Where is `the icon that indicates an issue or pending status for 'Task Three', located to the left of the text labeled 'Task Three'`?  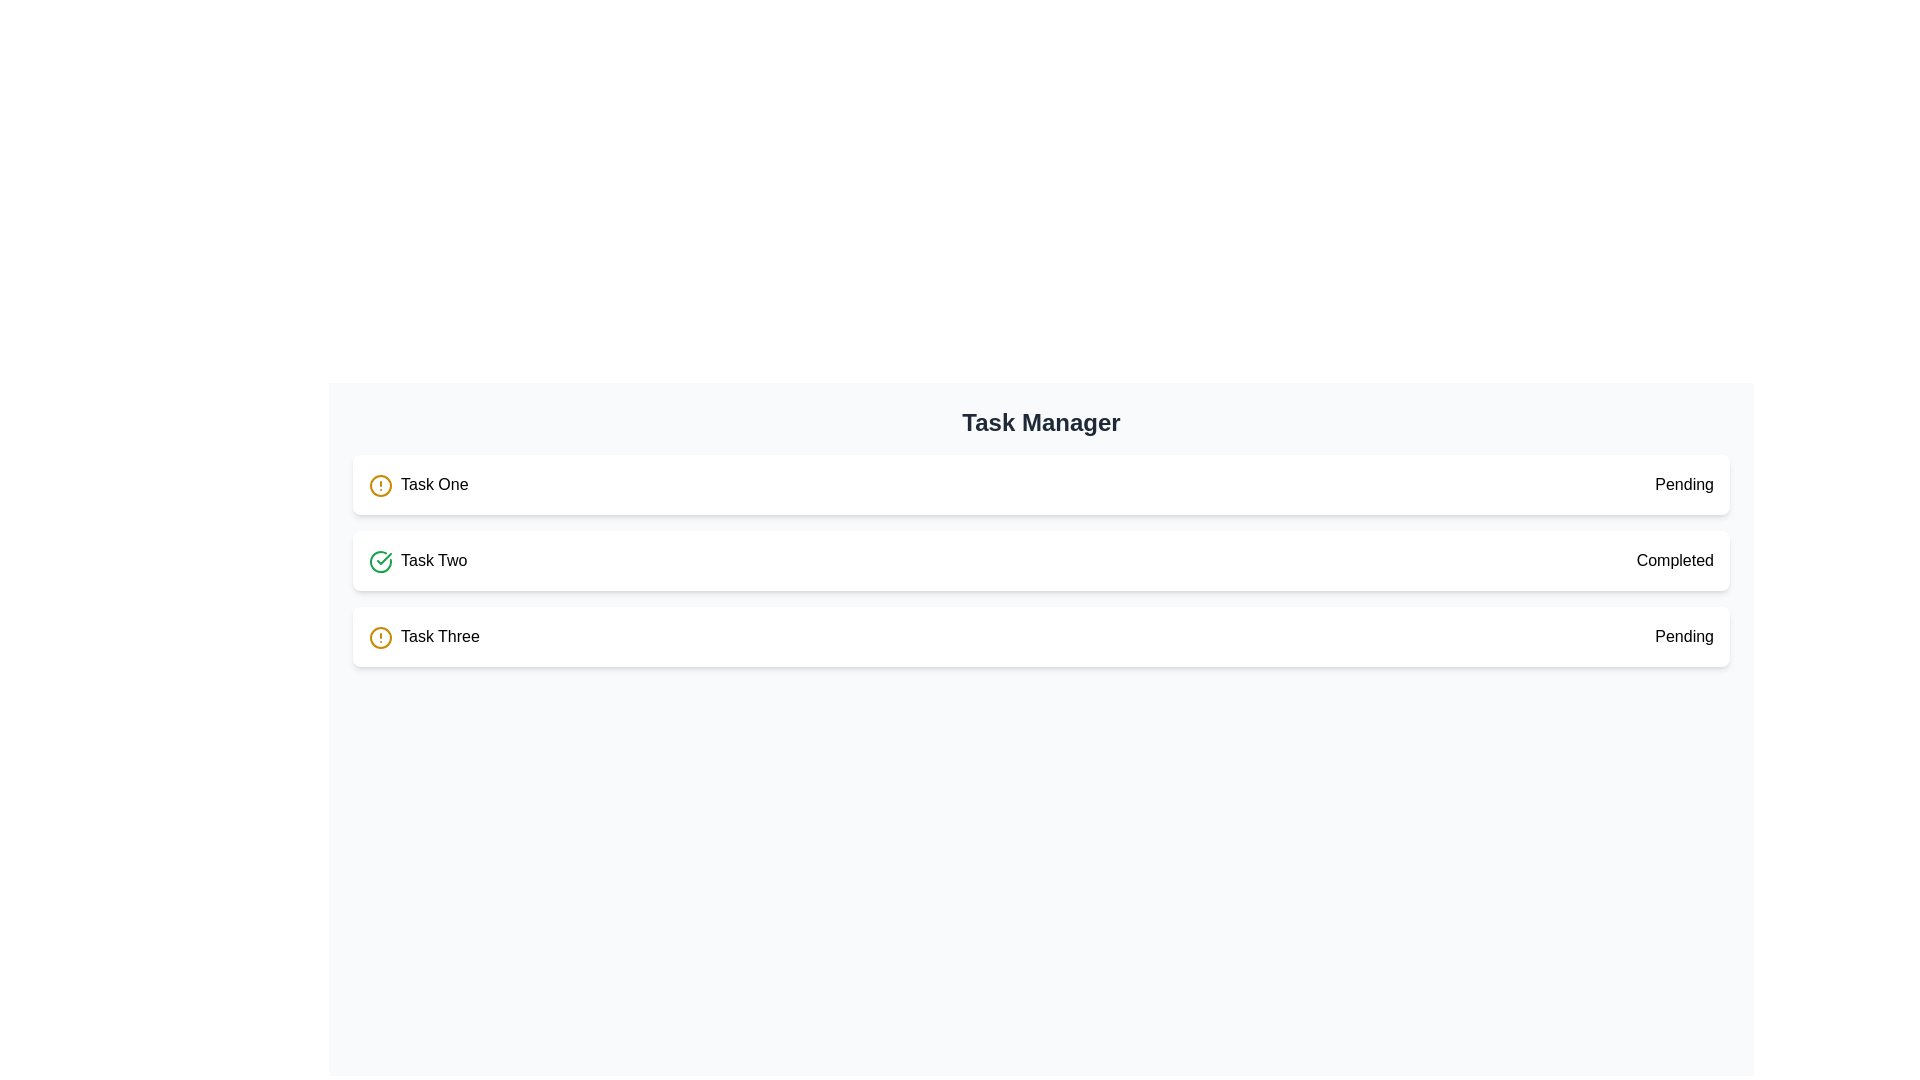
the icon that indicates an issue or pending status for 'Task Three', located to the left of the text labeled 'Task Three' is located at coordinates (380, 636).